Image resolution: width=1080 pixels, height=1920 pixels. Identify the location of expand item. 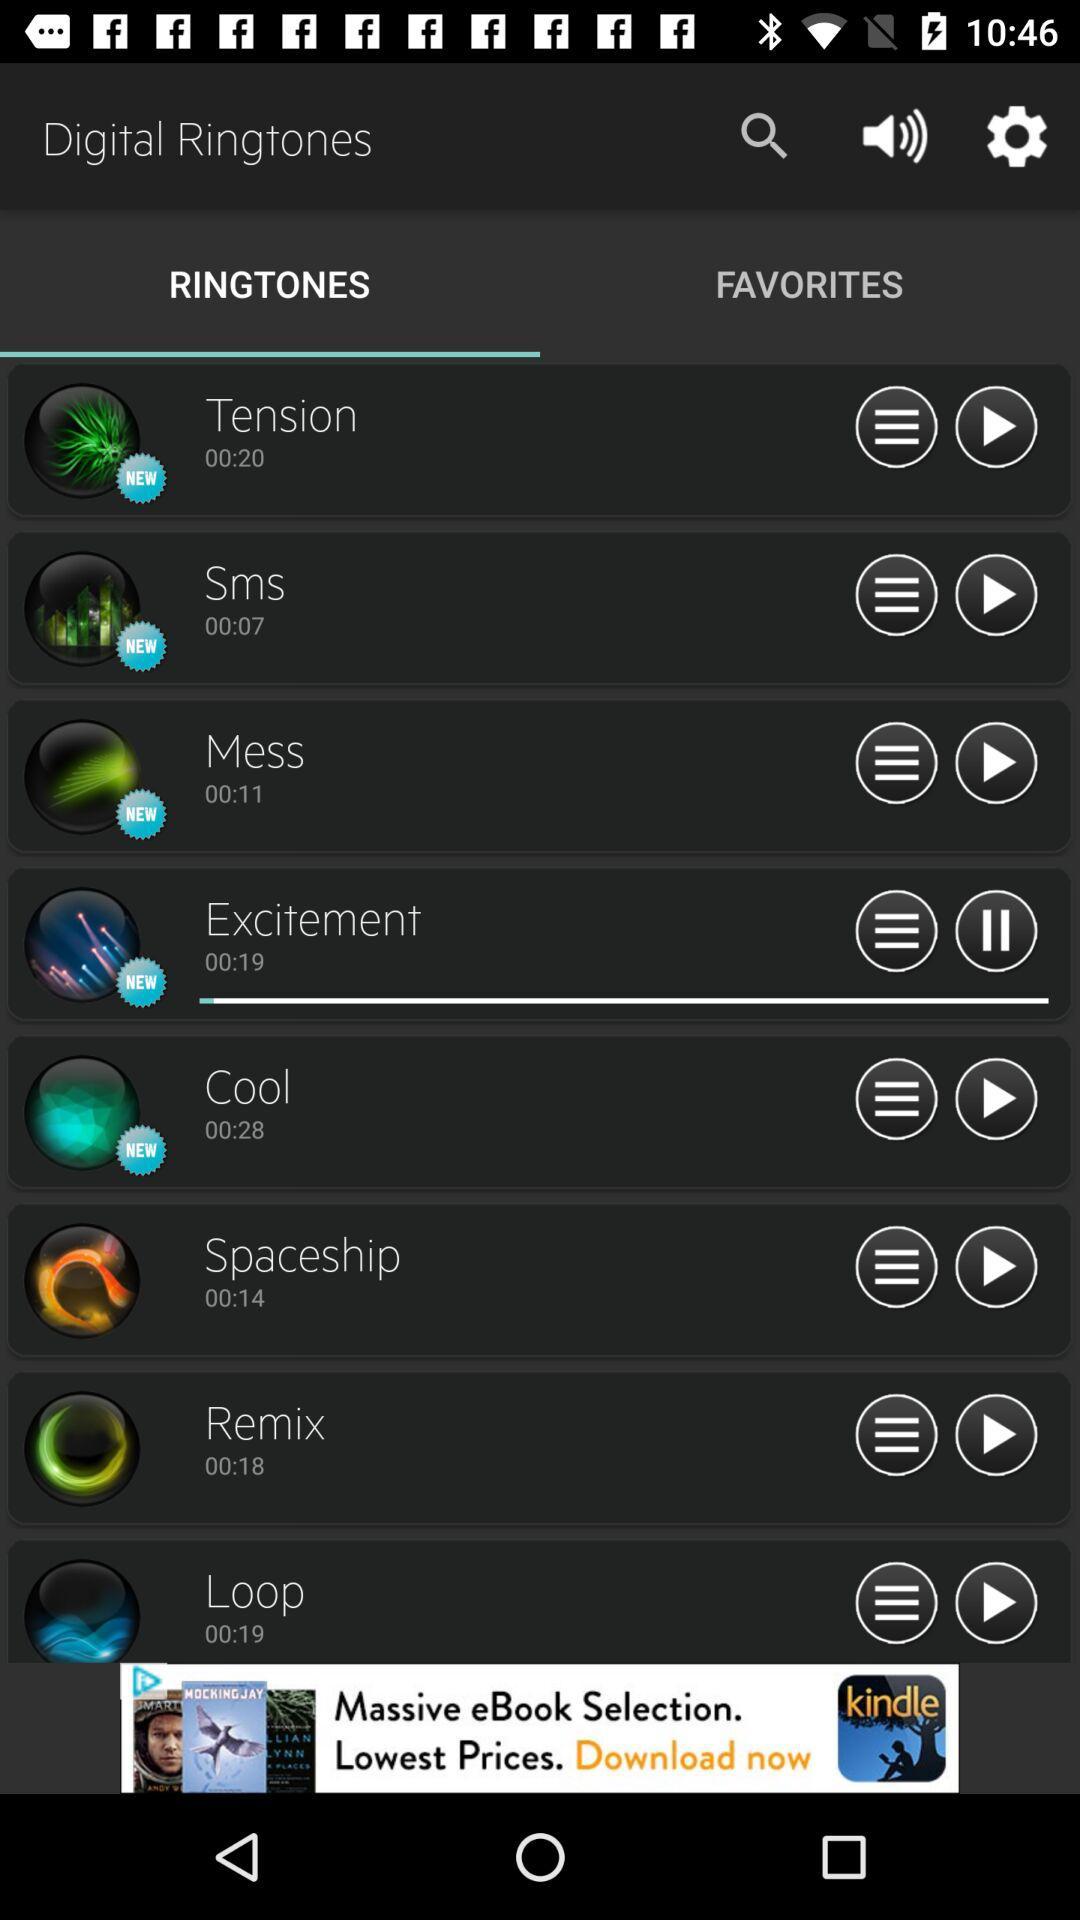
(895, 1099).